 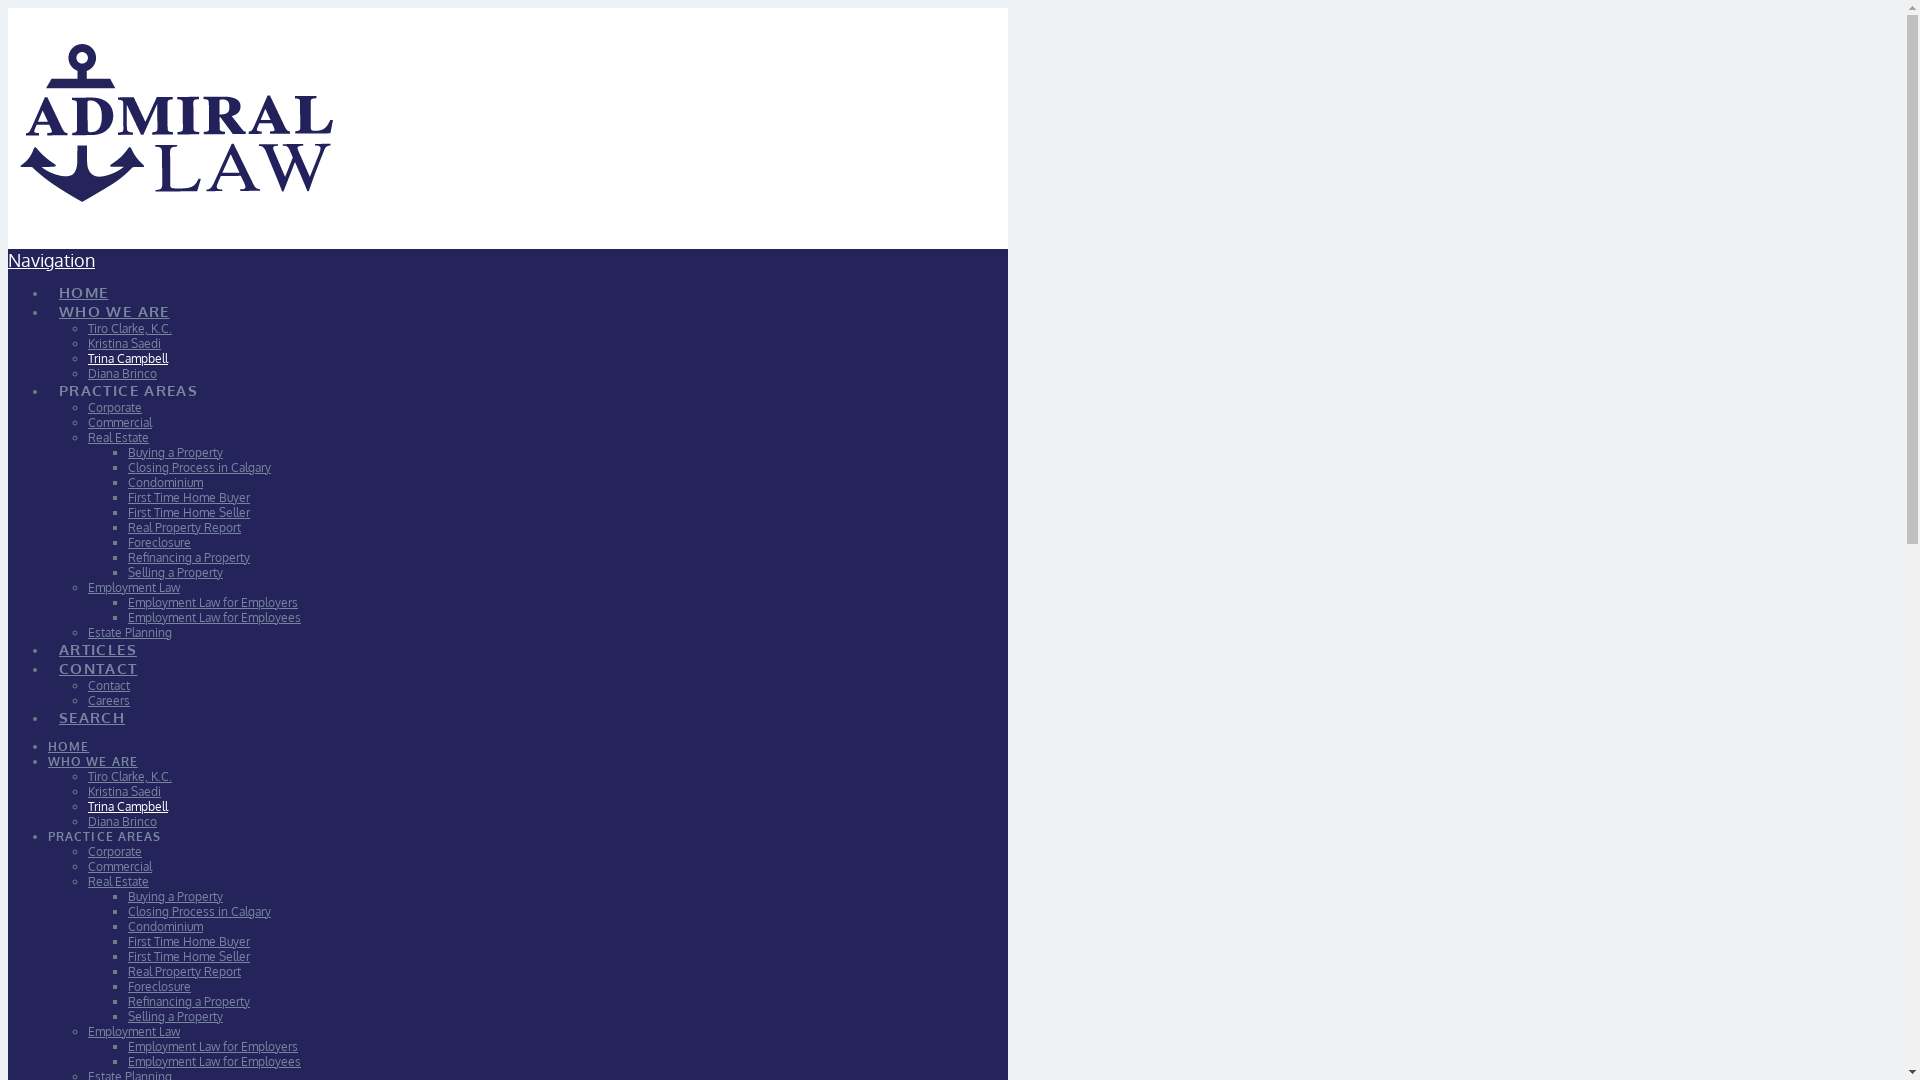 I want to click on 'Condominium', so click(x=165, y=926).